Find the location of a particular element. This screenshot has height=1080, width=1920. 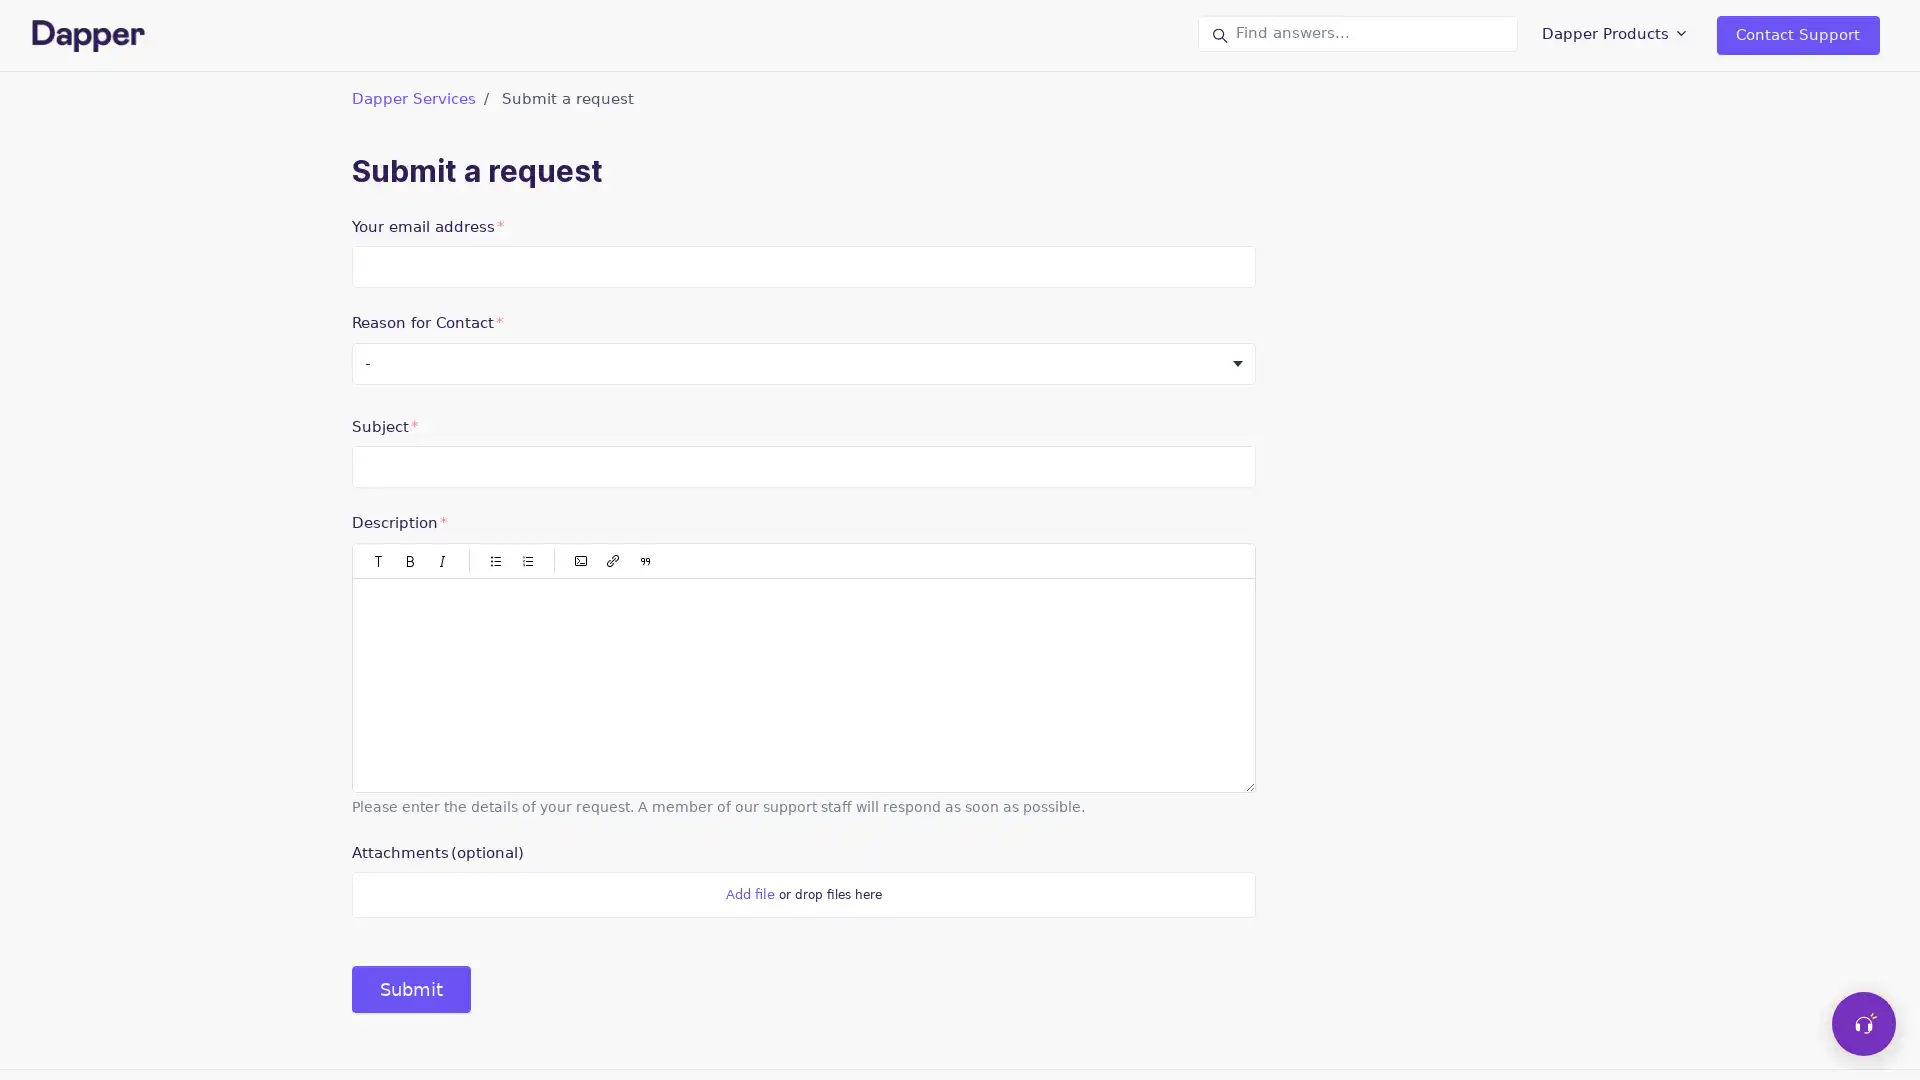

Paragraph styles is located at coordinates (379, 560).